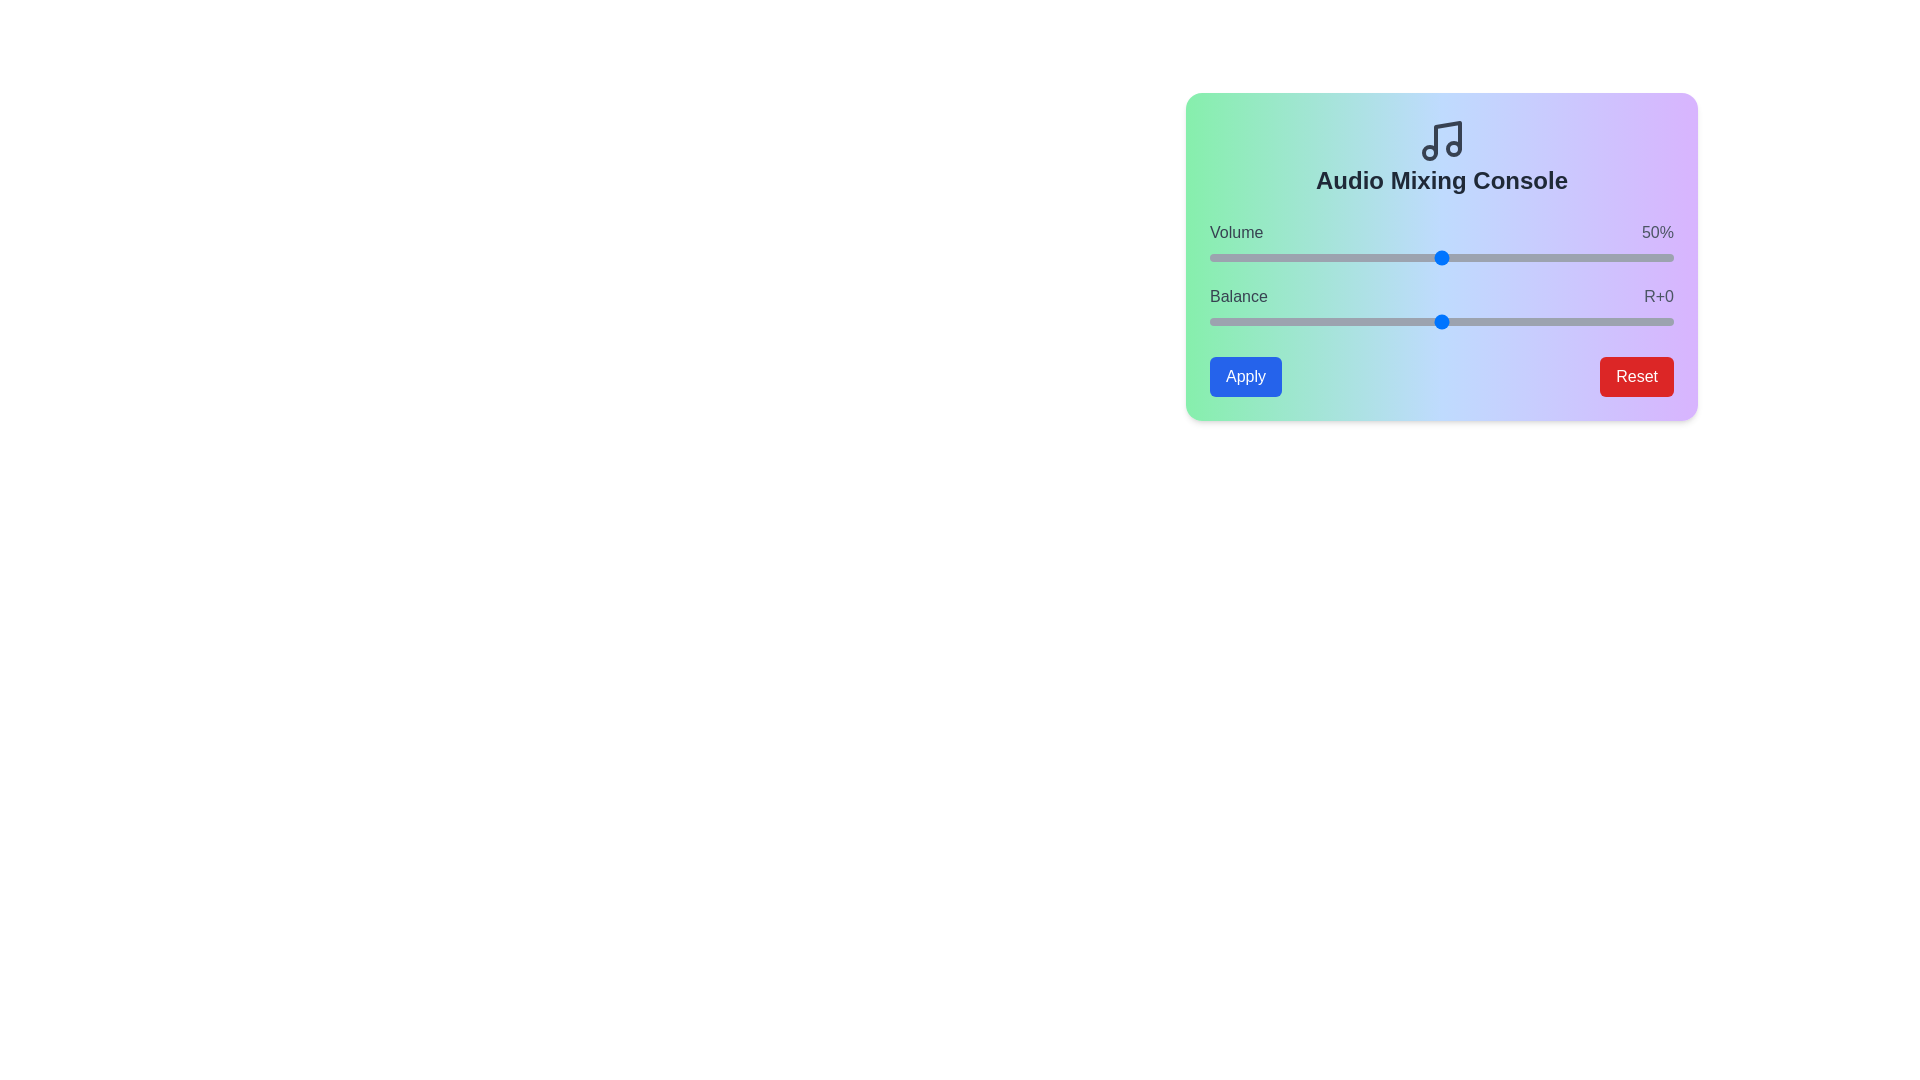 This screenshot has height=1080, width=1920. Describe the element at coordinates (1454, 148) in the screenshot. I see `the rightmost circle of the musical note SVG element, situated above the title 'Audio Mixing Console'` at that location.